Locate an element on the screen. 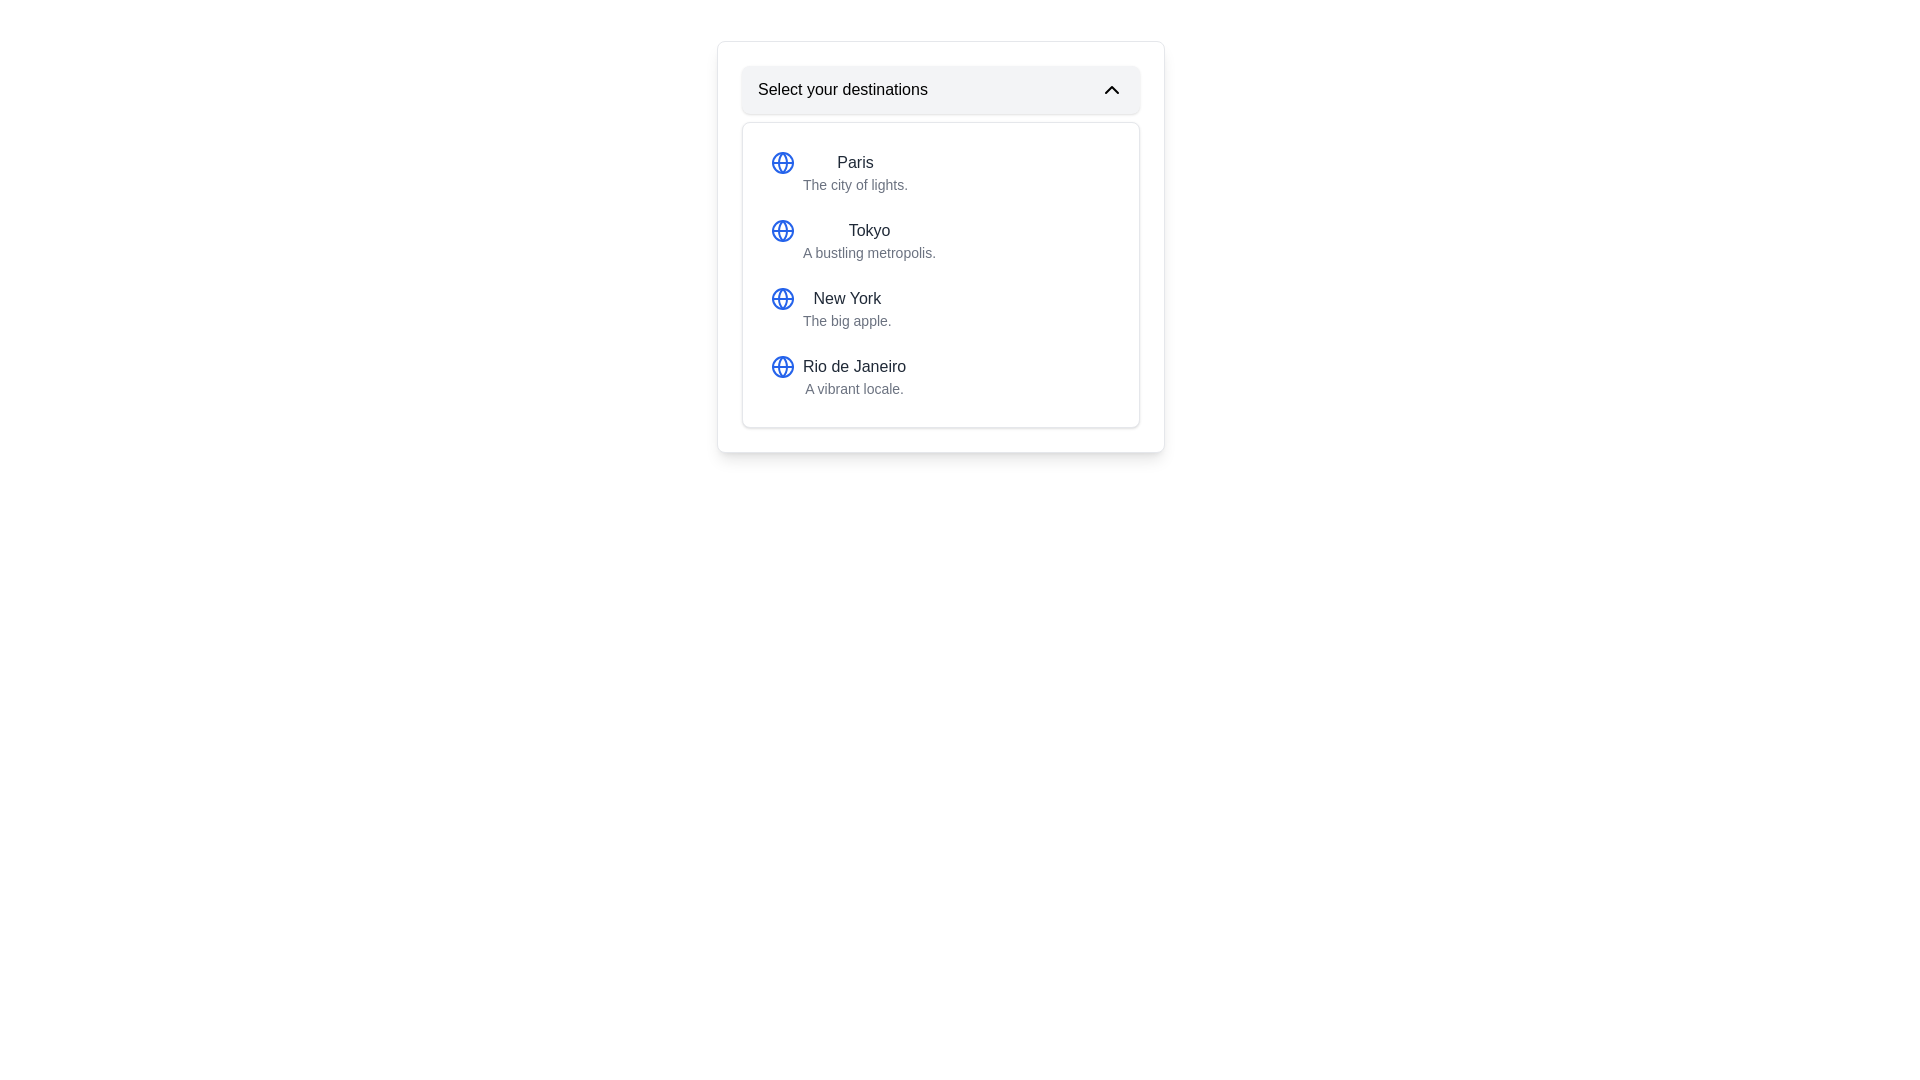 The width and height of the screenshot is (1920, 1080). the 'New York' icon, which is the third globe icon in a vertical list is located at coordinates (781, 299).